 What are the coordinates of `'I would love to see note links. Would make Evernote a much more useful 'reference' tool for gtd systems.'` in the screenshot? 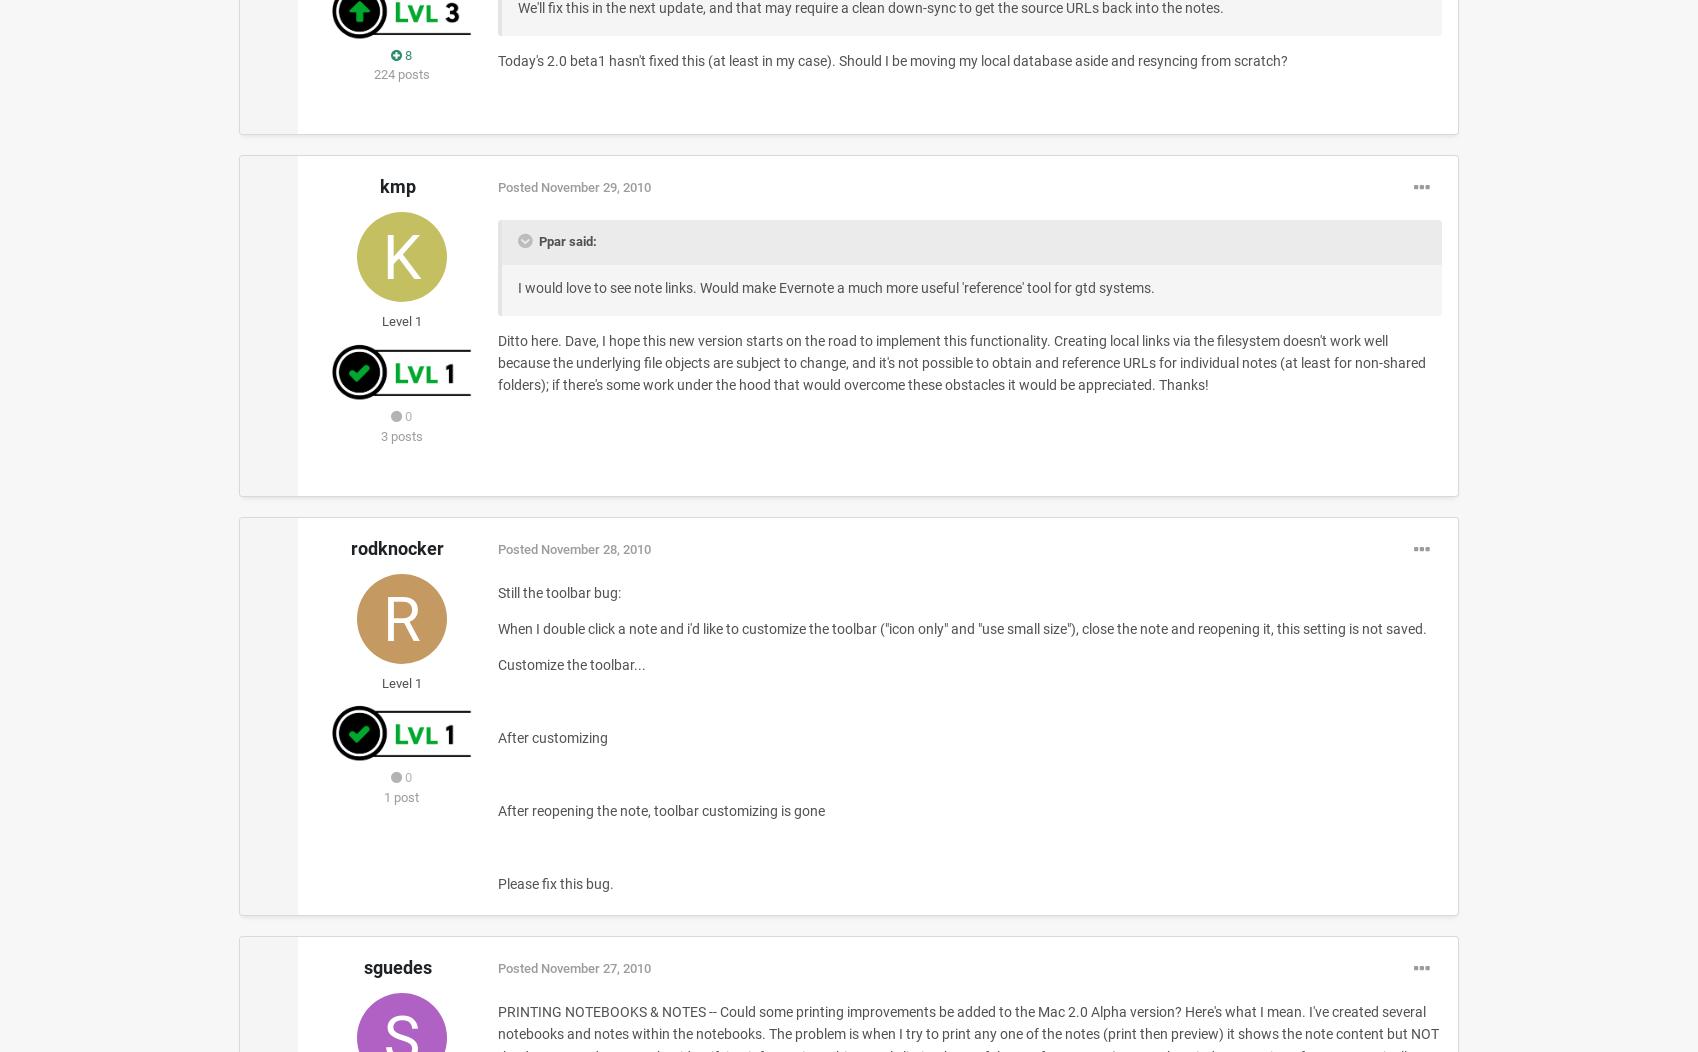 It's located at (834, 288).